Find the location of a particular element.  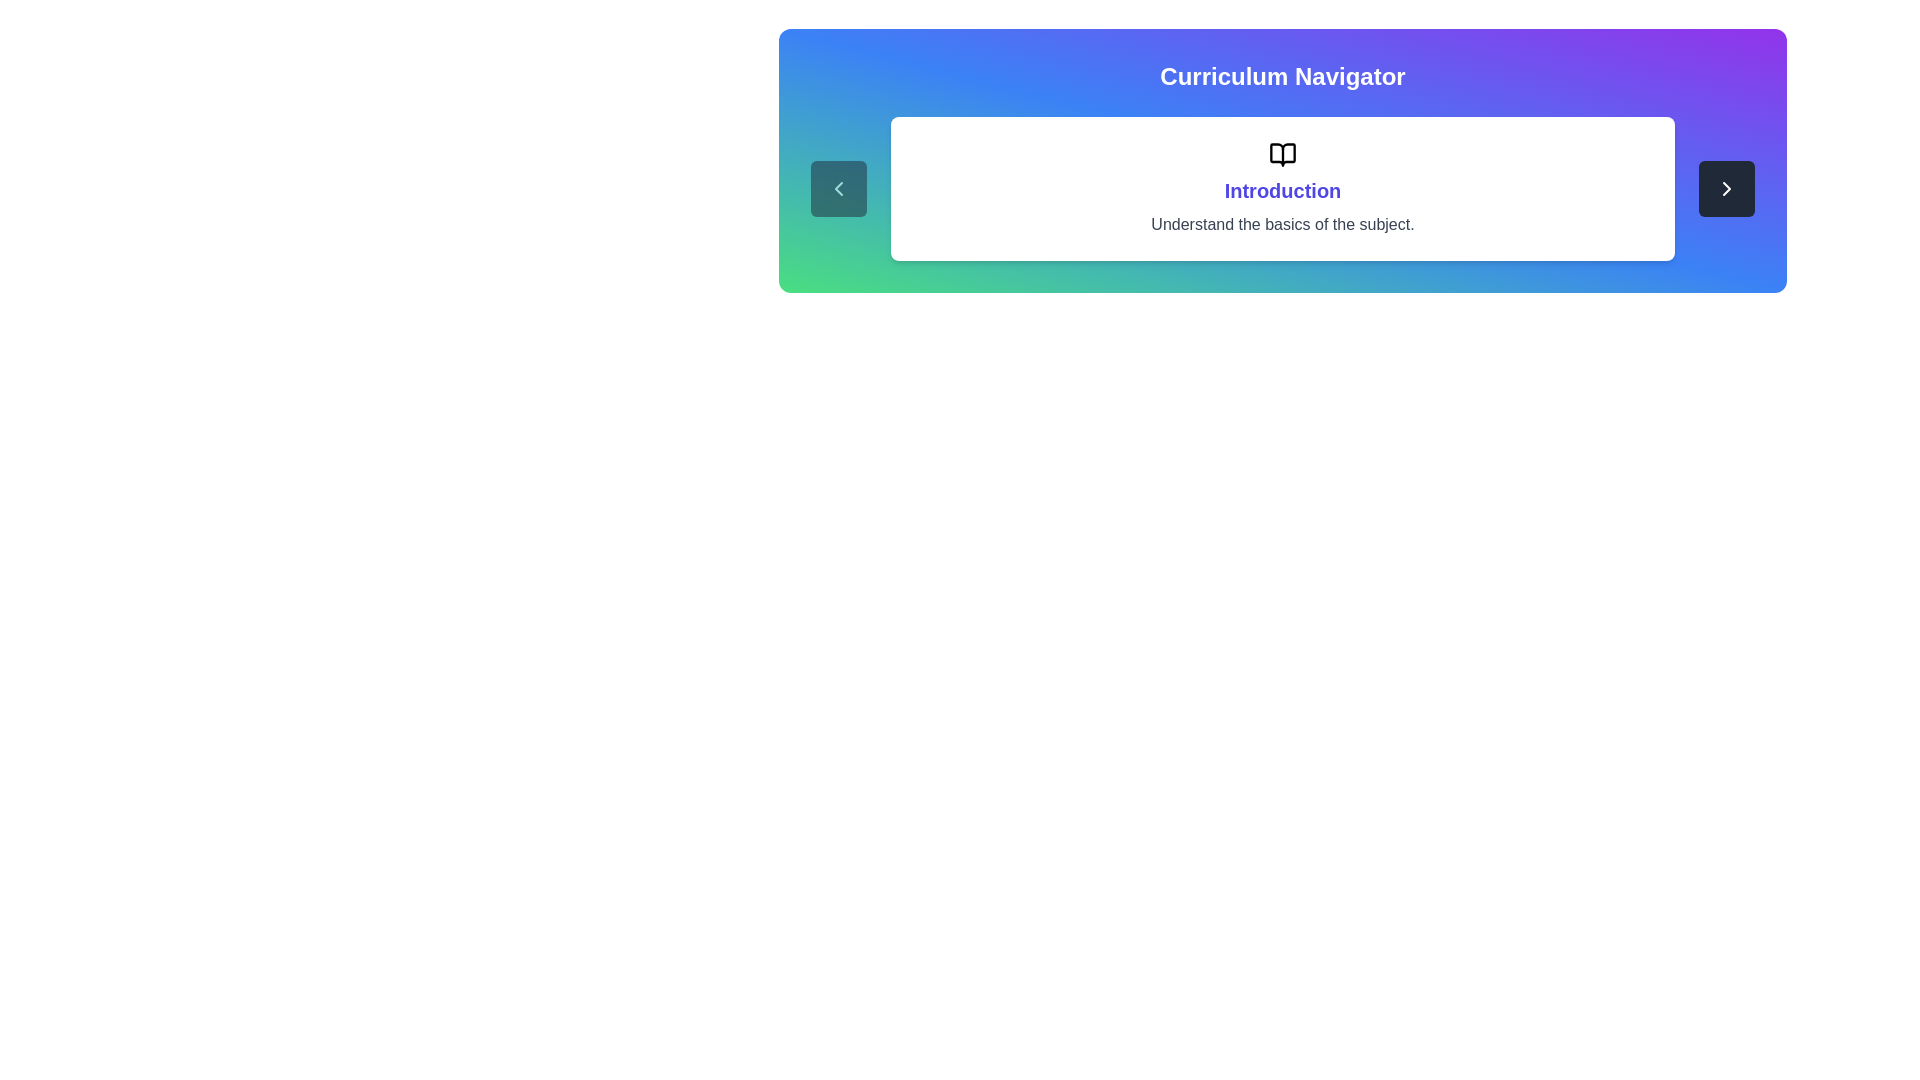

right navigation button to move to the next topic is located at coordinates (1726, 189).